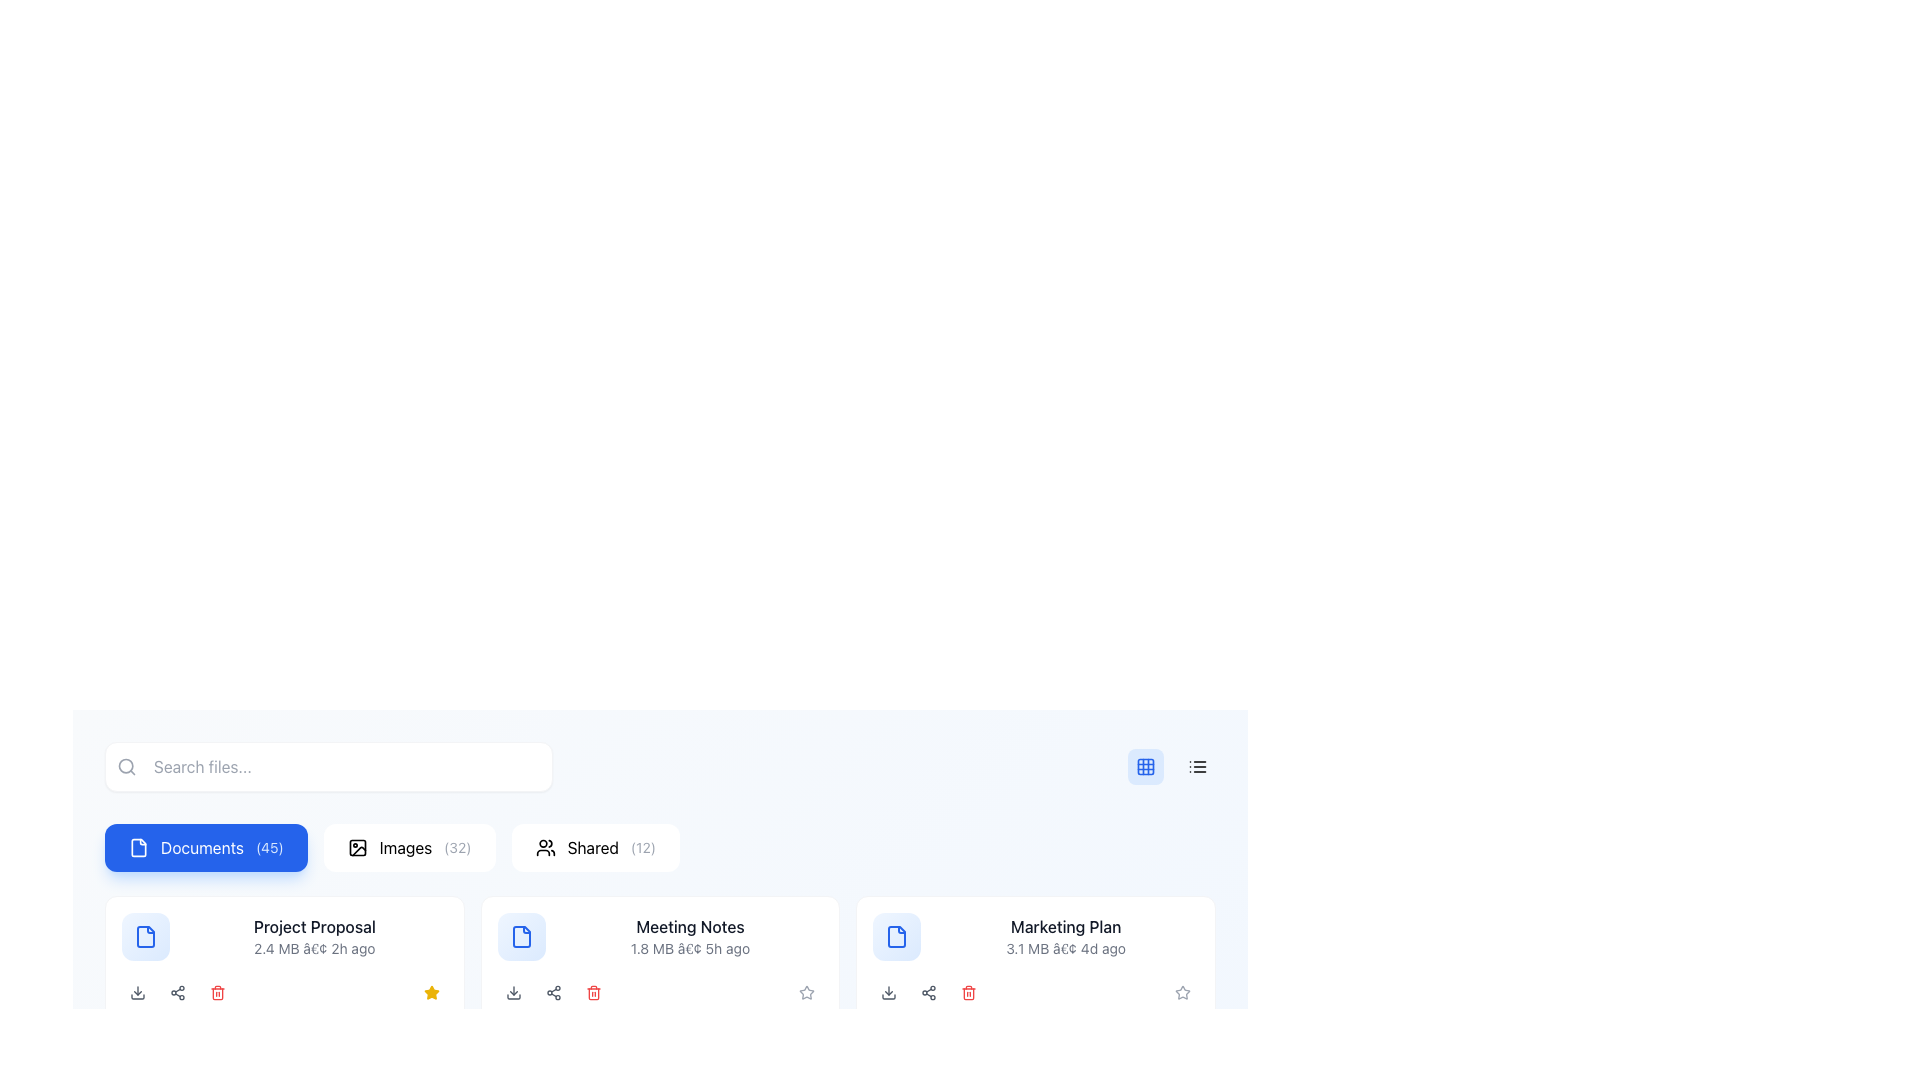 Image resolution: width=1920 pixels, height=1080 pixels. What do you see at coordinates (430, 992) in the screenshot?
I see `the toggleable star icon for favoriting located at the far right of the metadata row for 'Meeting Notes'` at bounding box center [430, 992].